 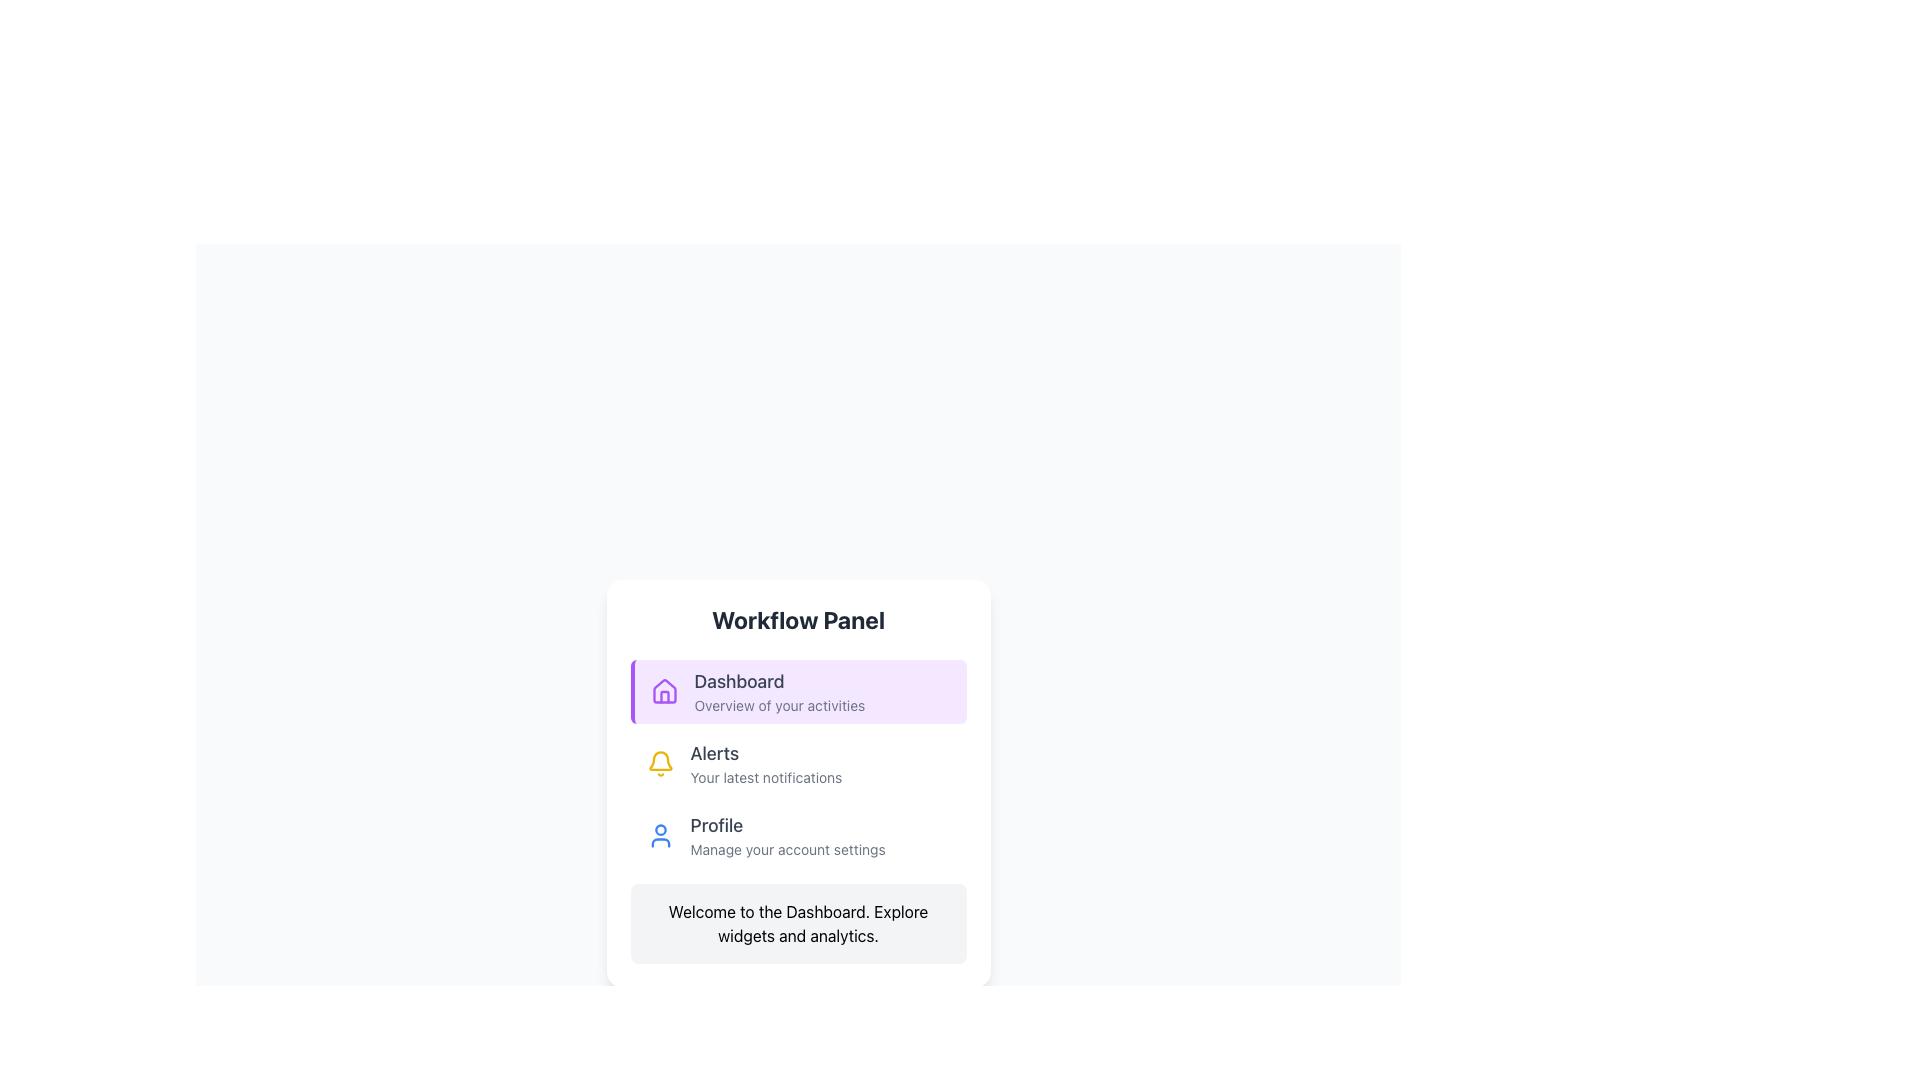 What do you see at coordinates (660, 763) in the screenshot?
I see `the yellow bell-shaped icon representing the 'Alerts' section in the 'Workflow Panel'` at bounding box center [660, 763].